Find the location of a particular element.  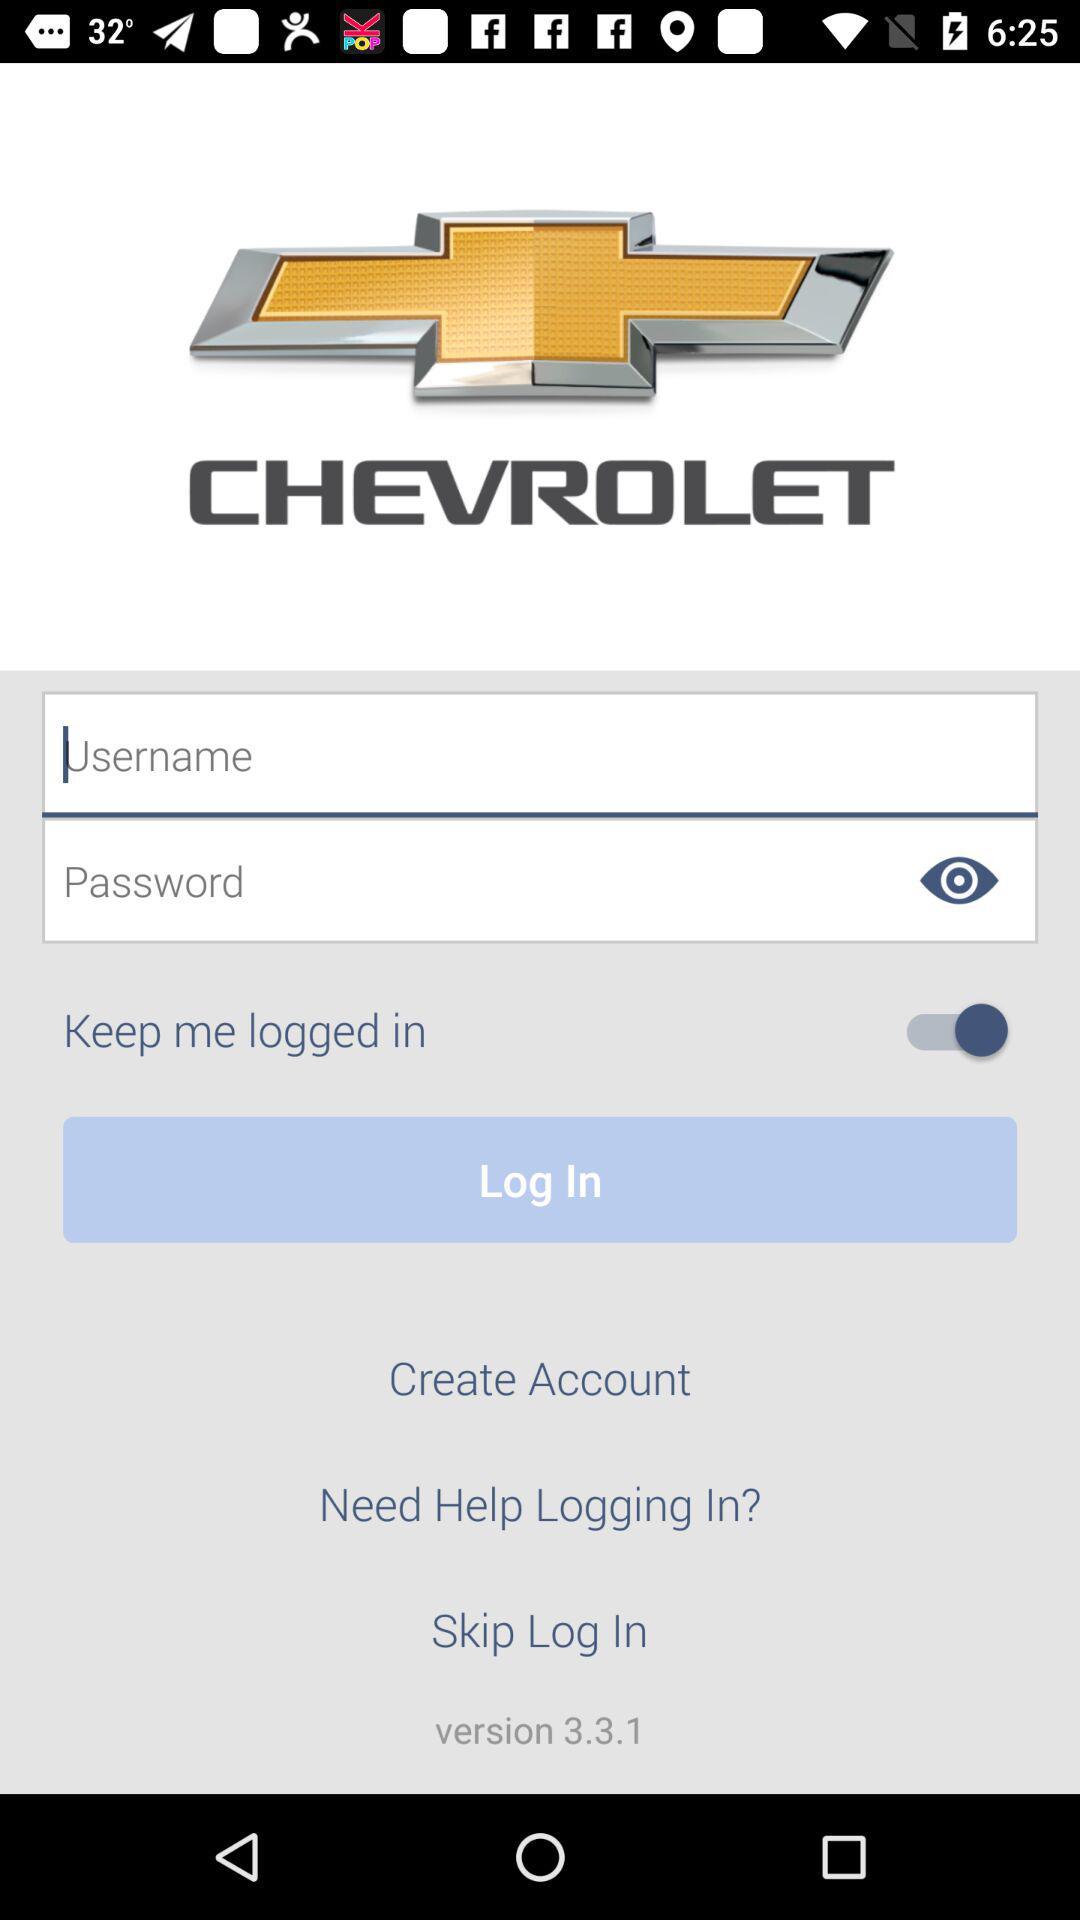

password entry is located at coordinates (540, 880).